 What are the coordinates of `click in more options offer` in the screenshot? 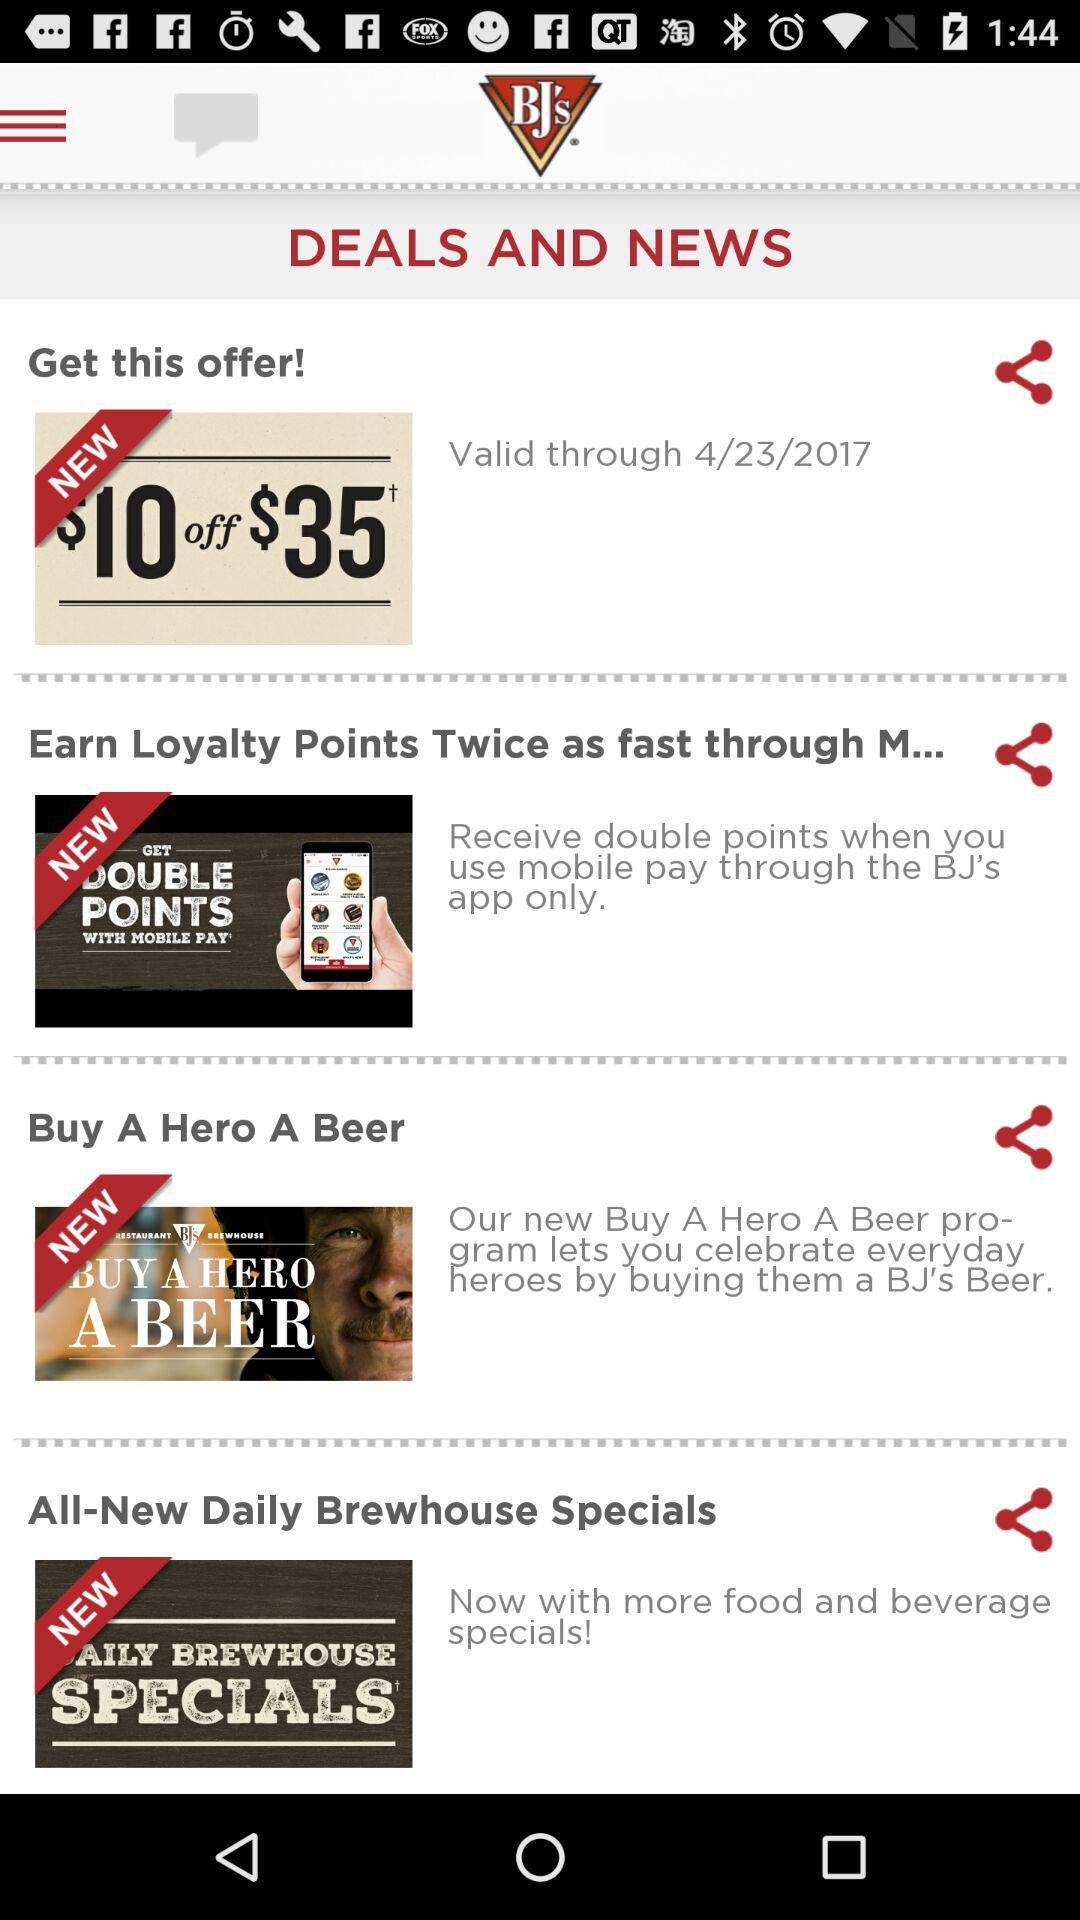 It's located at (223, 528).